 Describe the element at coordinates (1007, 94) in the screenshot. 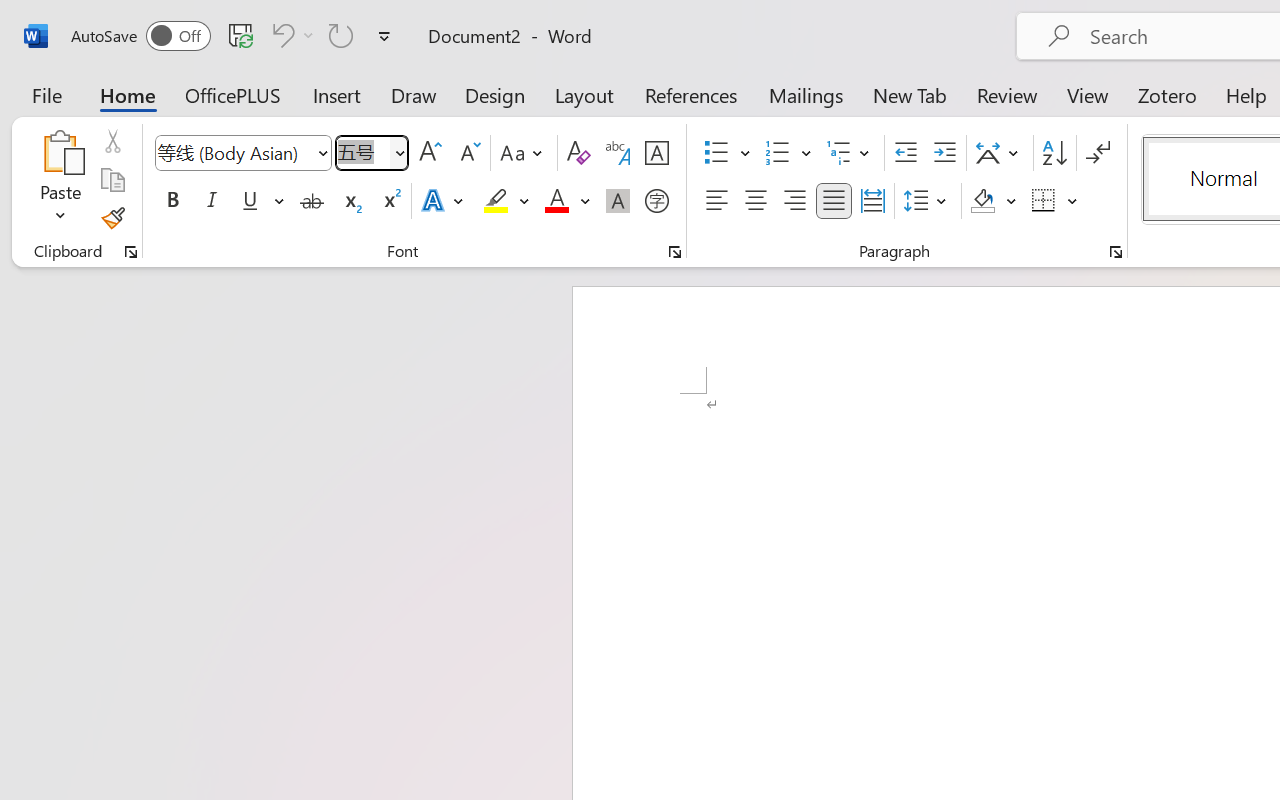

I see `'Review'` at that location.